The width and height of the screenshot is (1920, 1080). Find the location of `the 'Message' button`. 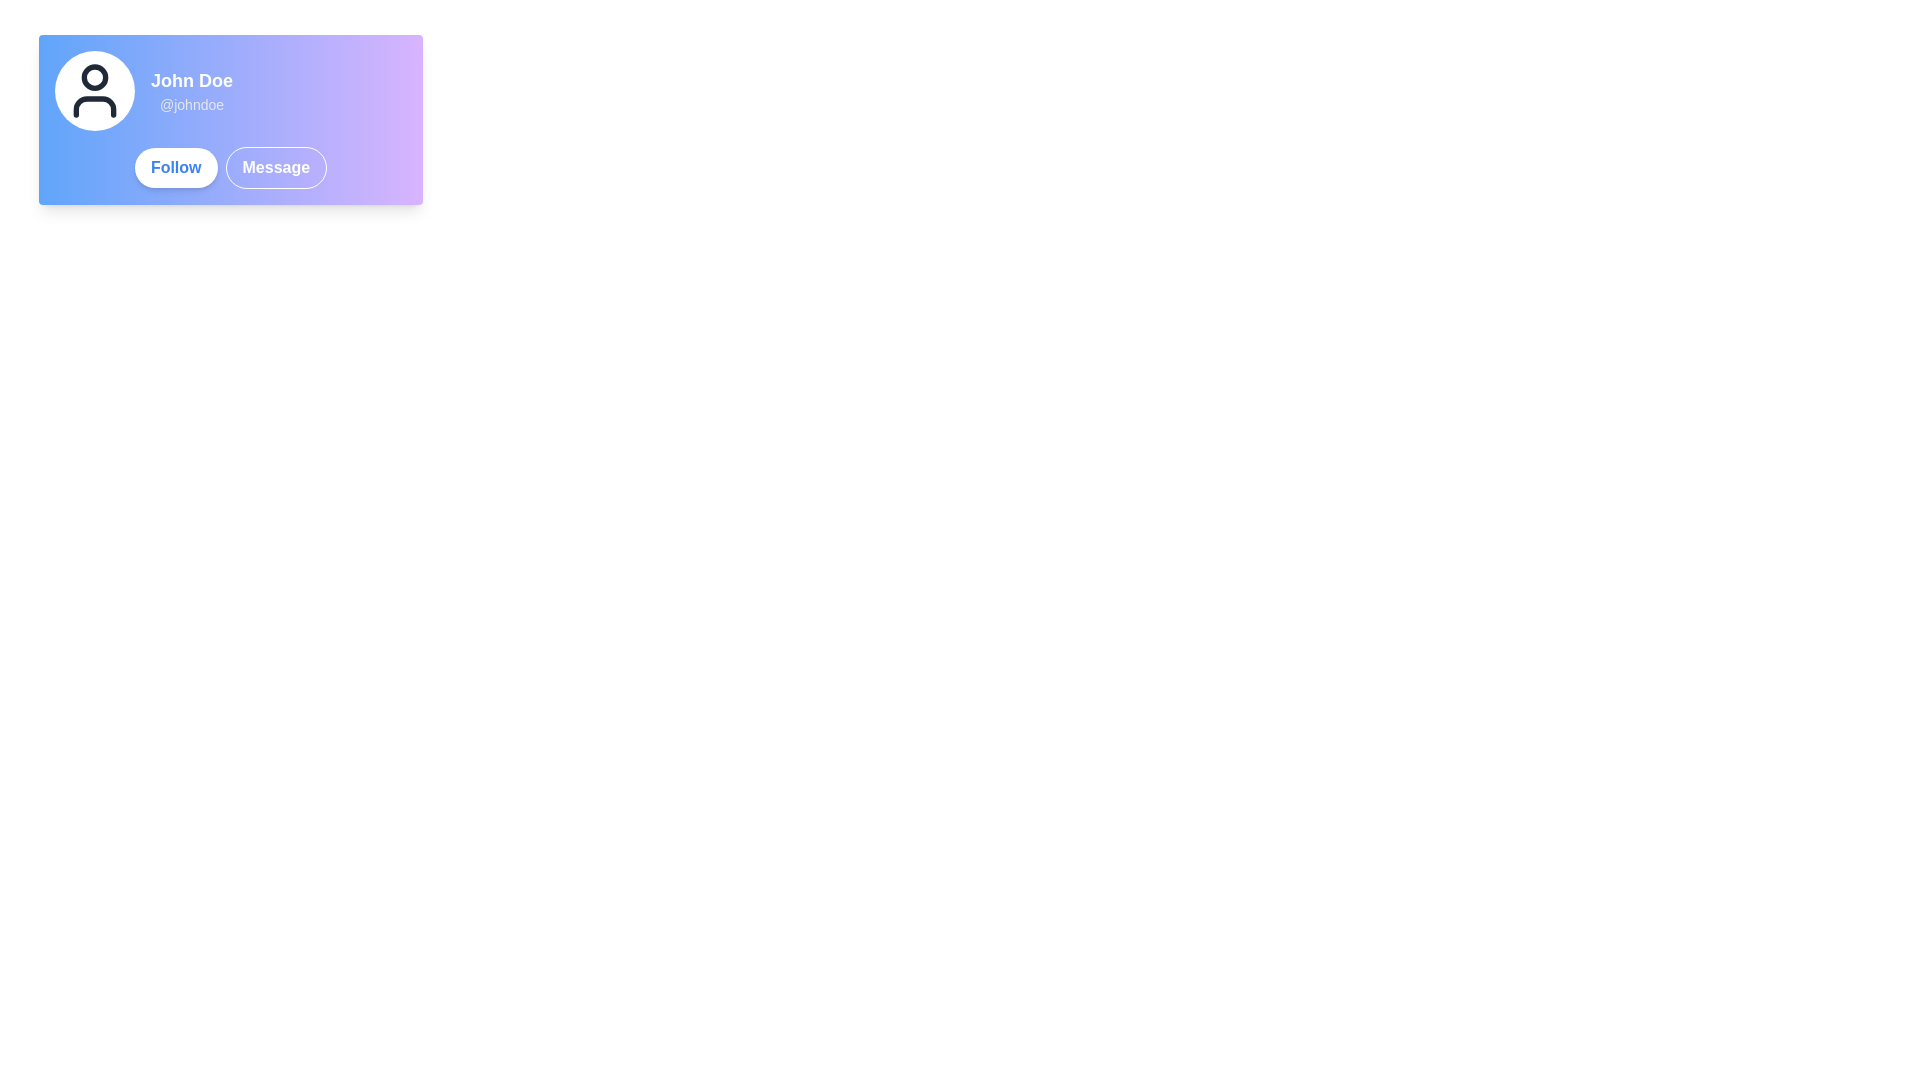

the 'Message' button is located at coordinates (275, 167).